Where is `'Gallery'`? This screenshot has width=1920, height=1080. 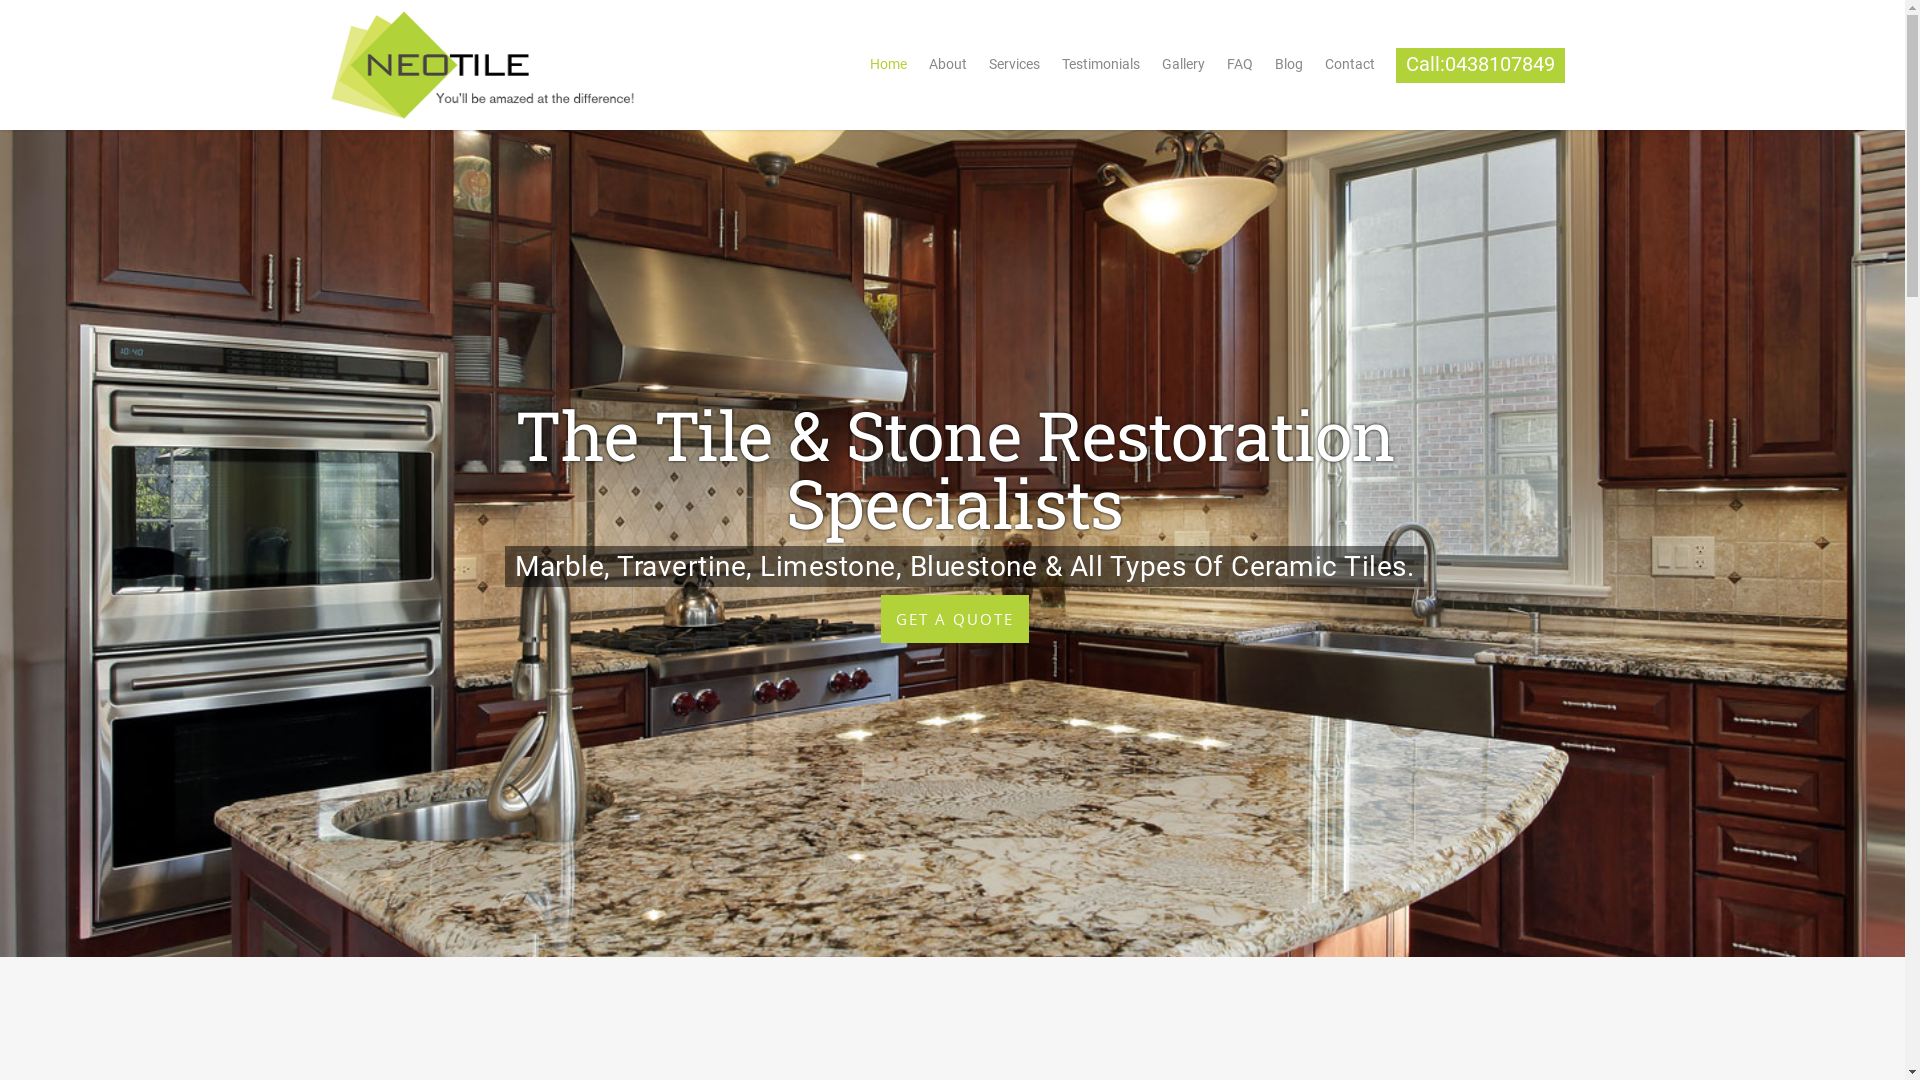
'Gallery' is located at coordinates (1183, 68).